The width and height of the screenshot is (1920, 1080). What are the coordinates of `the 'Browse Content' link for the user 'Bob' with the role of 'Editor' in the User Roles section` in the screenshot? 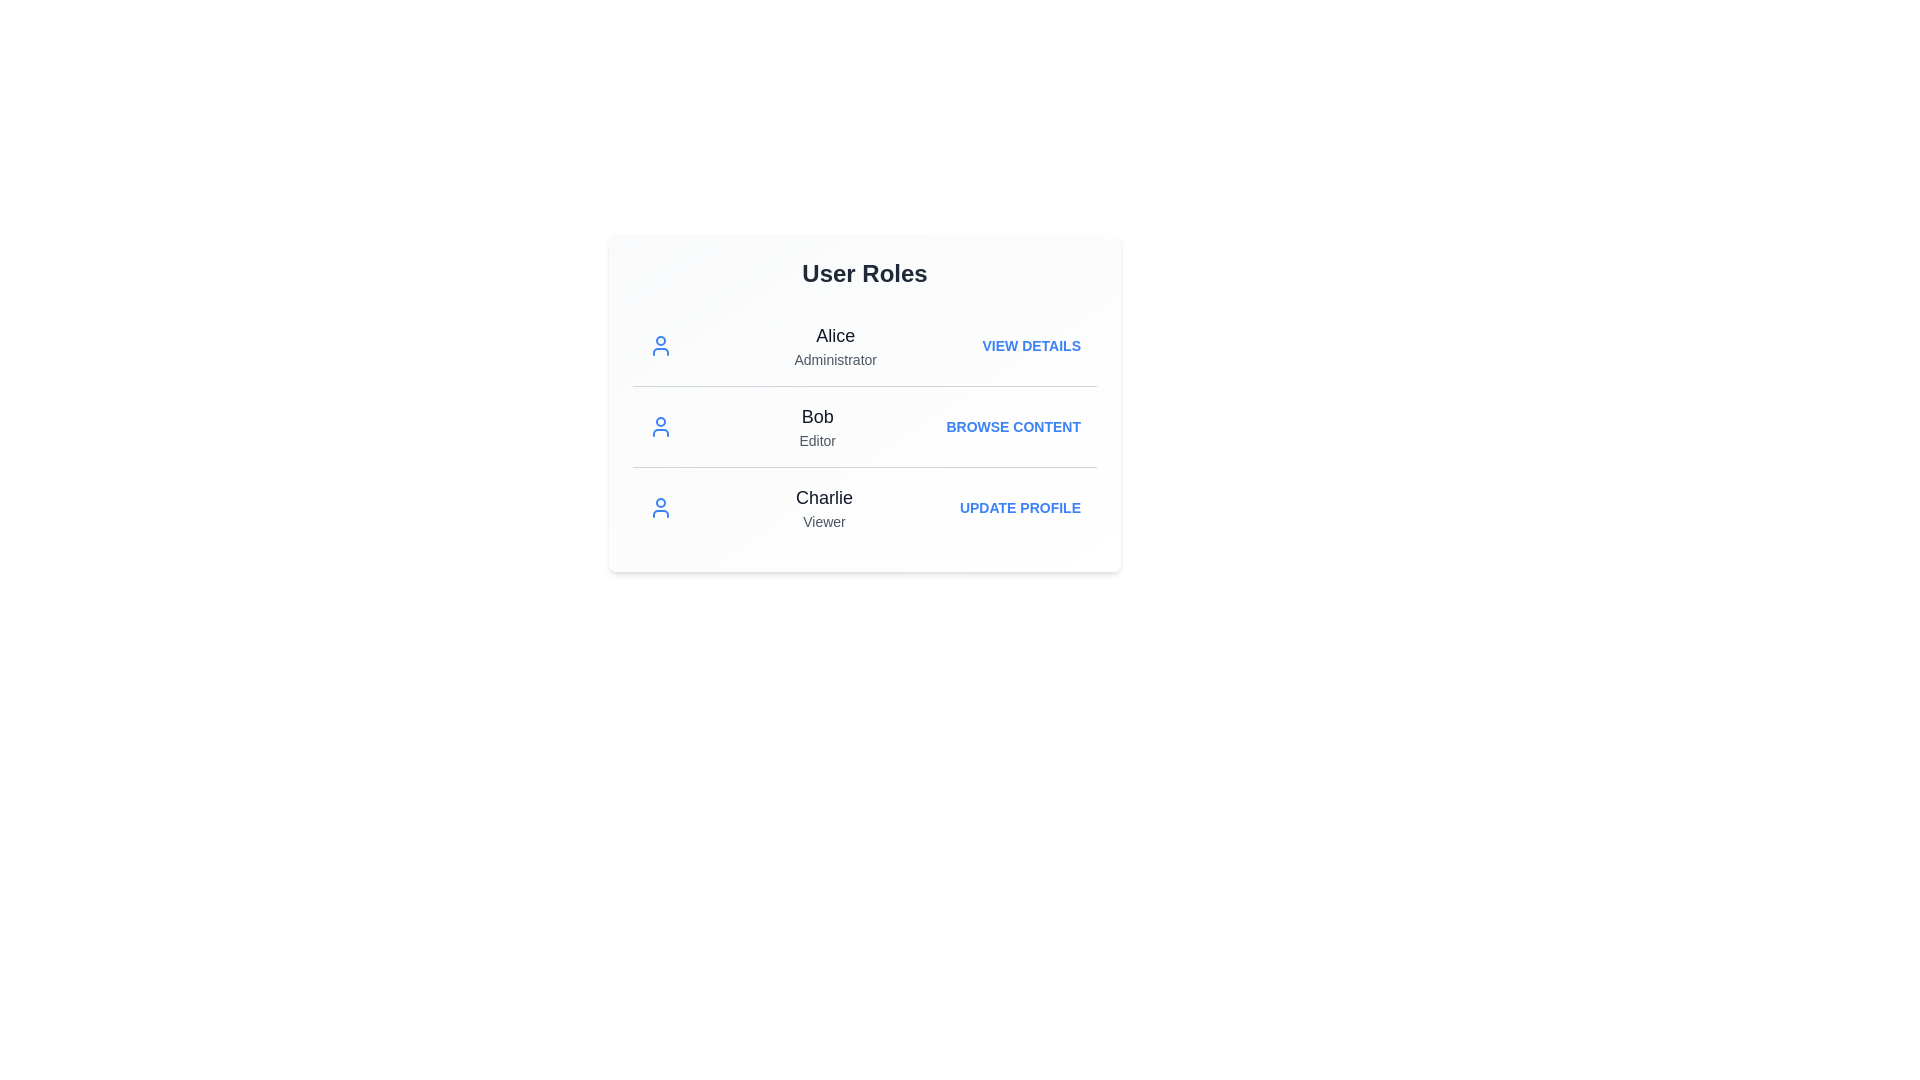 It's located at (864, 424).